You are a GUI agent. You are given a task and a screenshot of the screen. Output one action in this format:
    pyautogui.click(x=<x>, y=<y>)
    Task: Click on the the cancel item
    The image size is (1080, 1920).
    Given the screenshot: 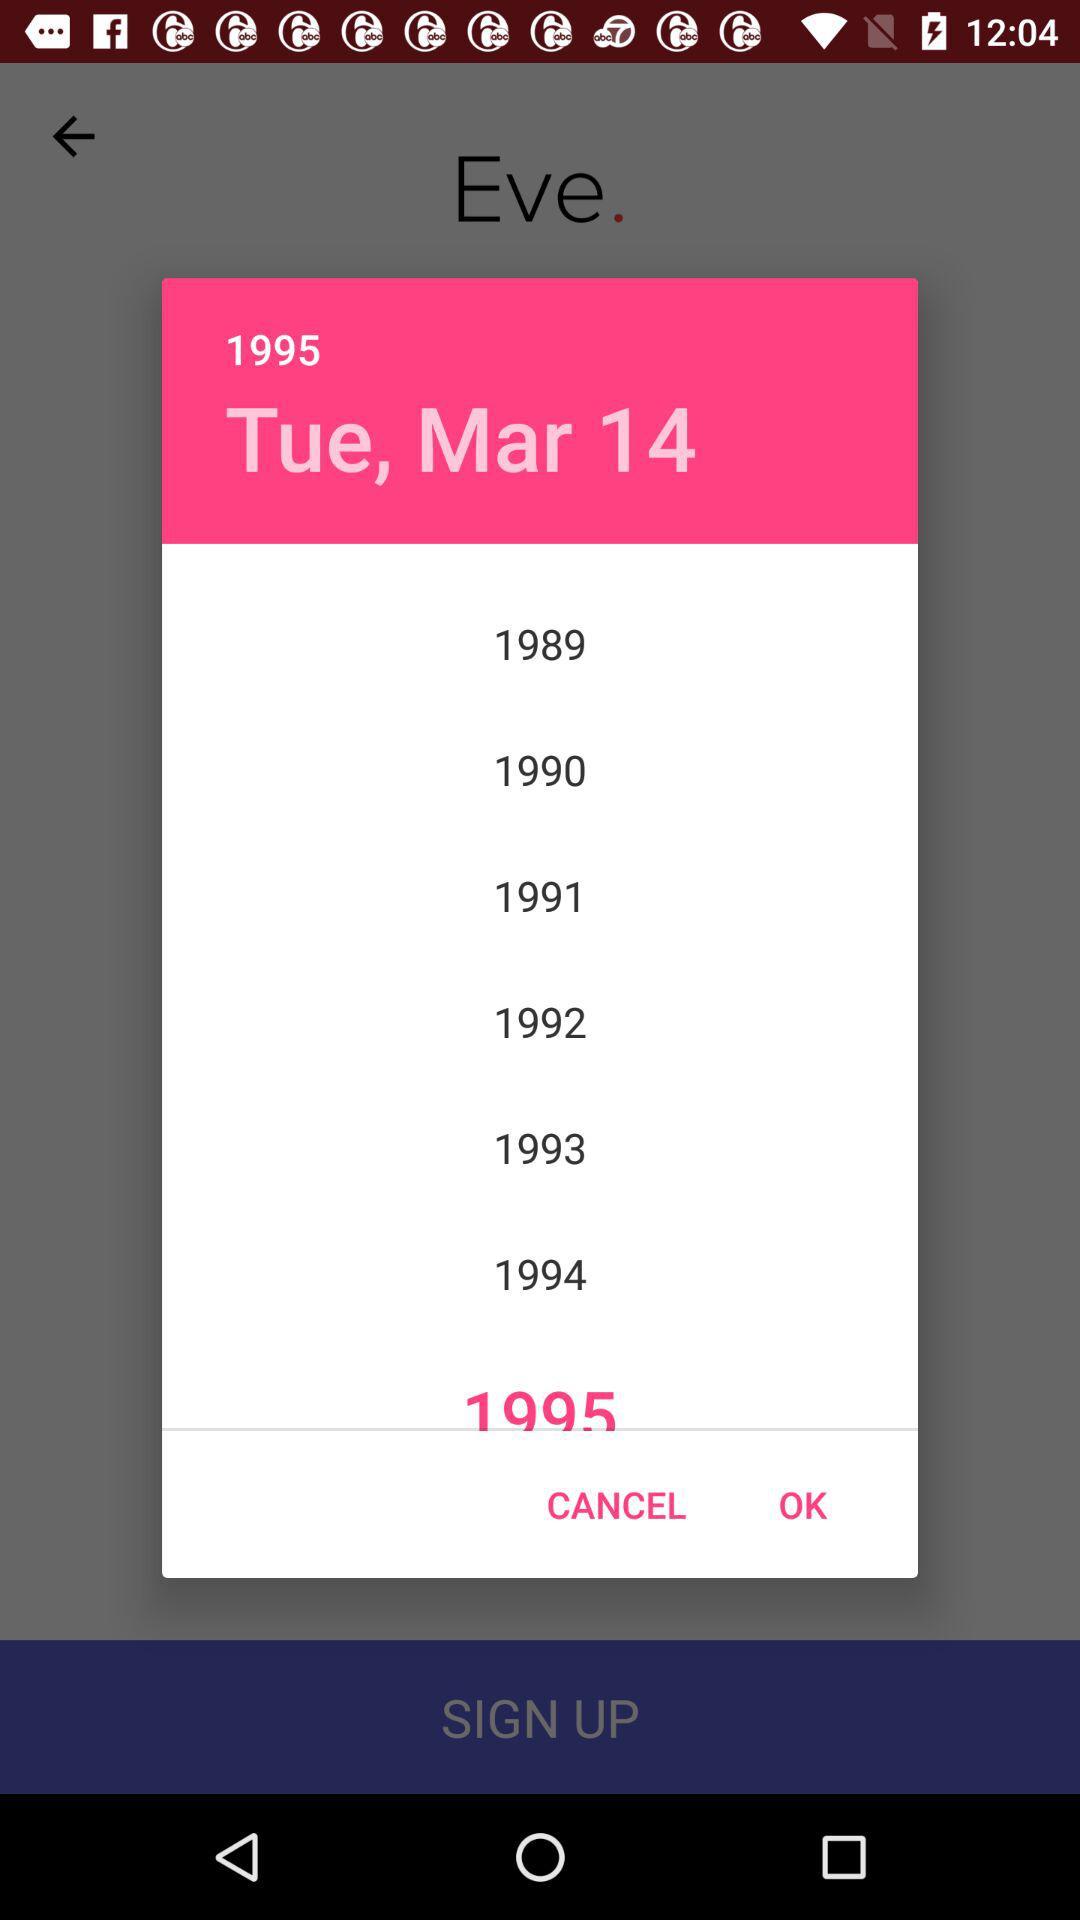 What is the action you would take?
    pyautogui.click(x=615, y=1504)
    